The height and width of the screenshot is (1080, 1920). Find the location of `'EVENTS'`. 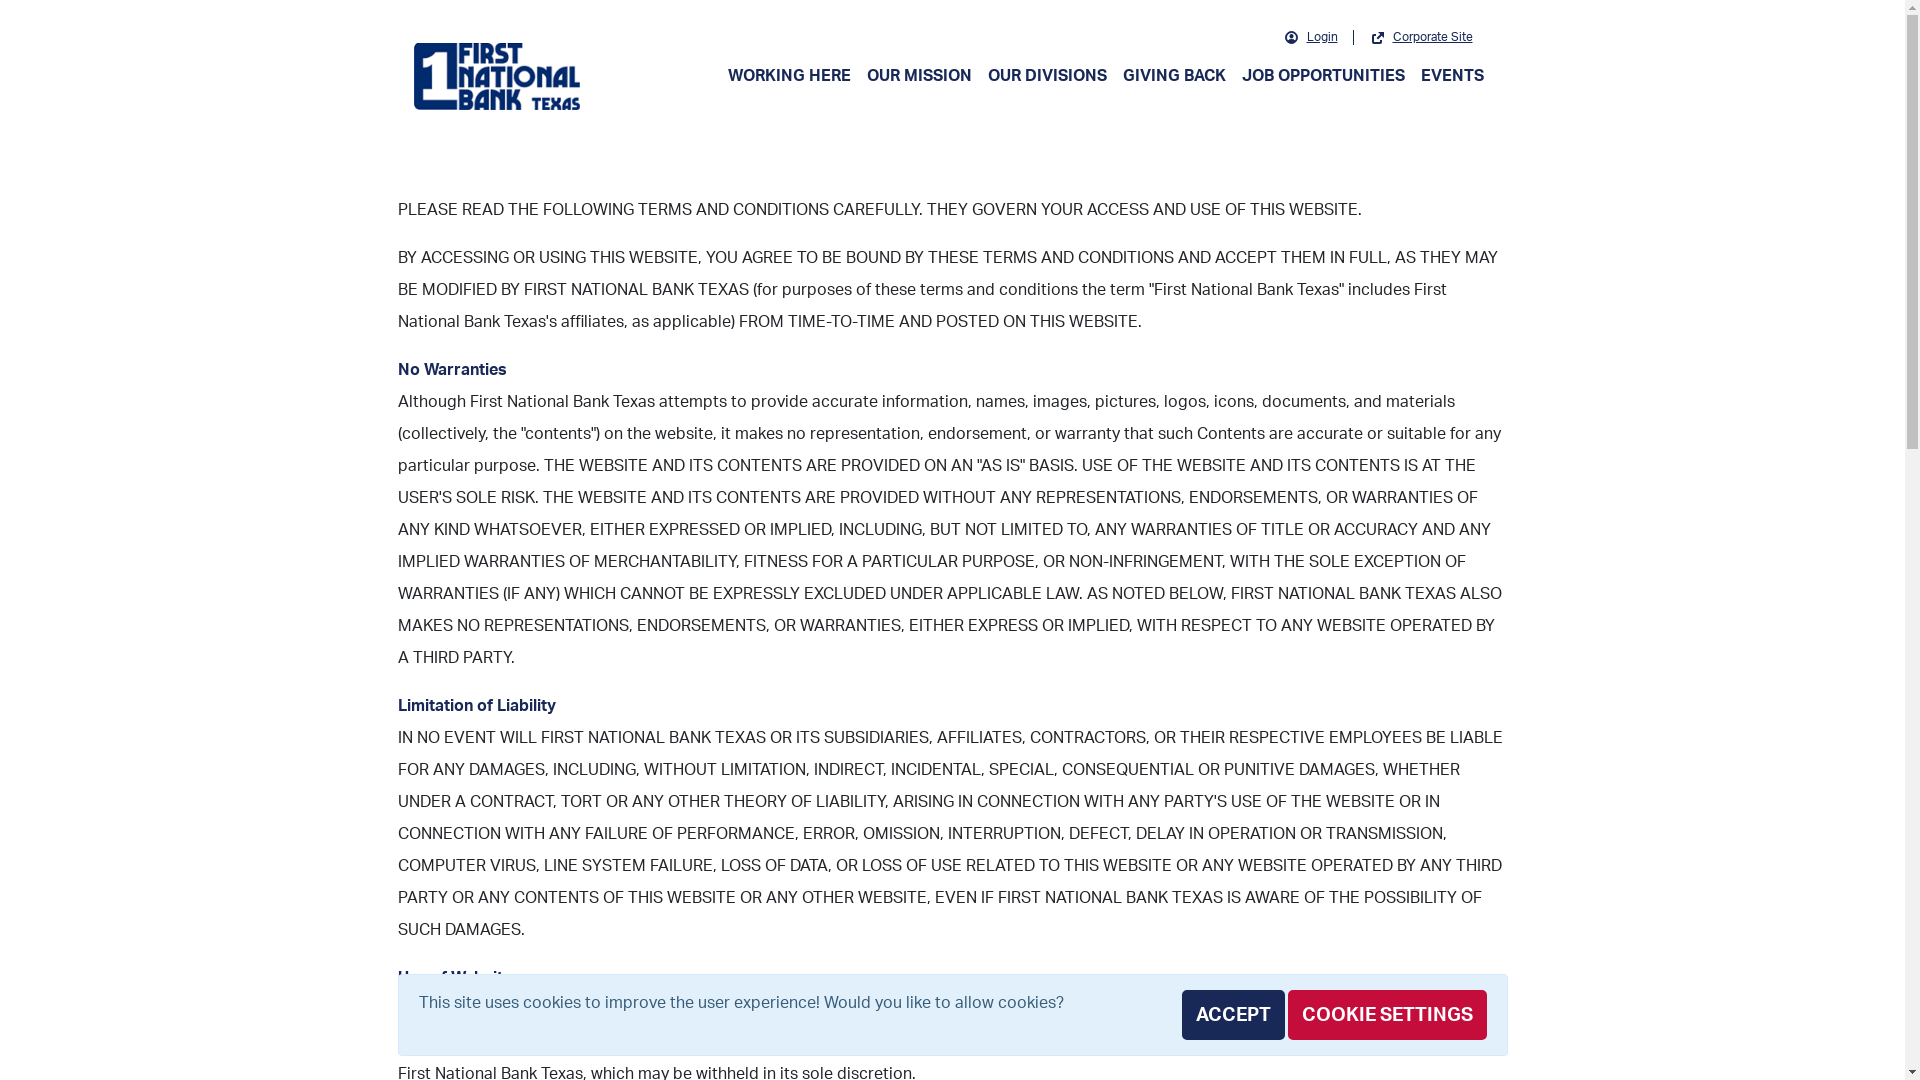

'EVENTS' is located at coordinates (1410, 75).